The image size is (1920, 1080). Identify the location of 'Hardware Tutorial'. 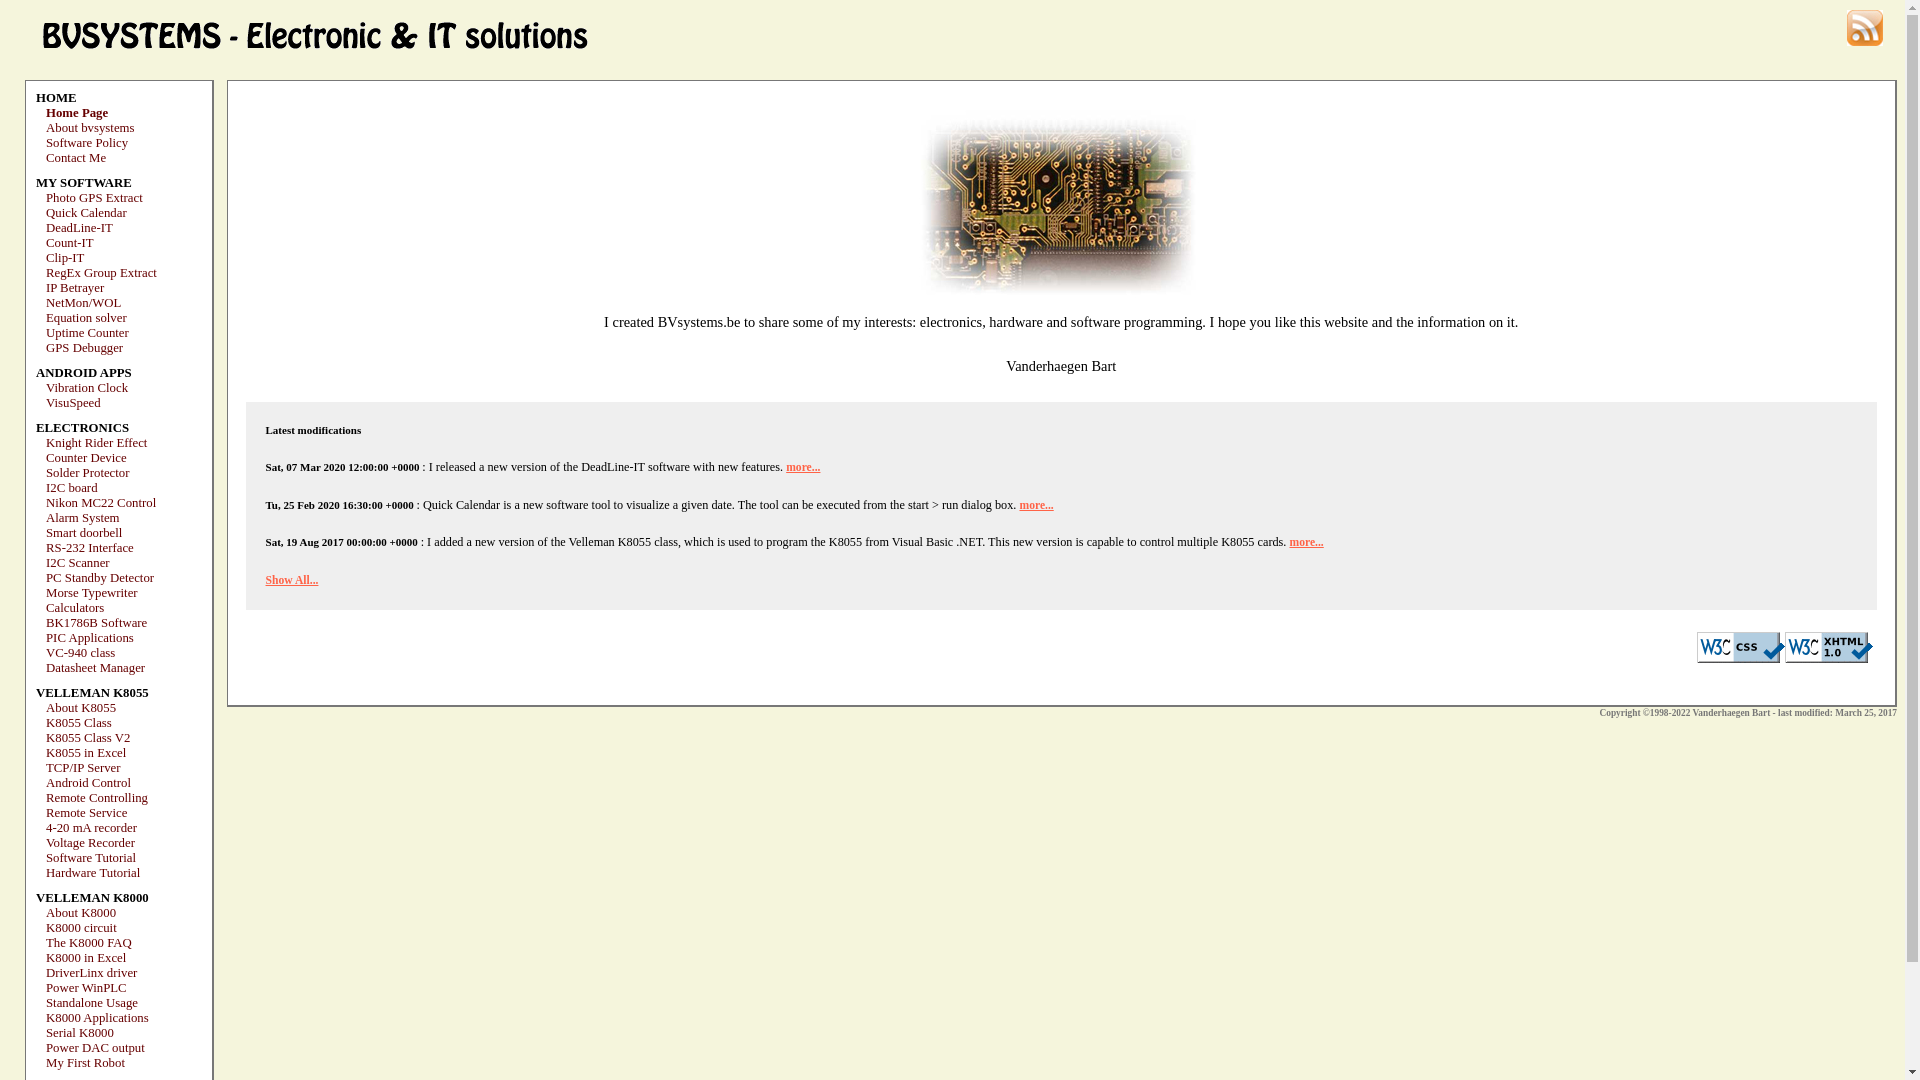
(91, 871).